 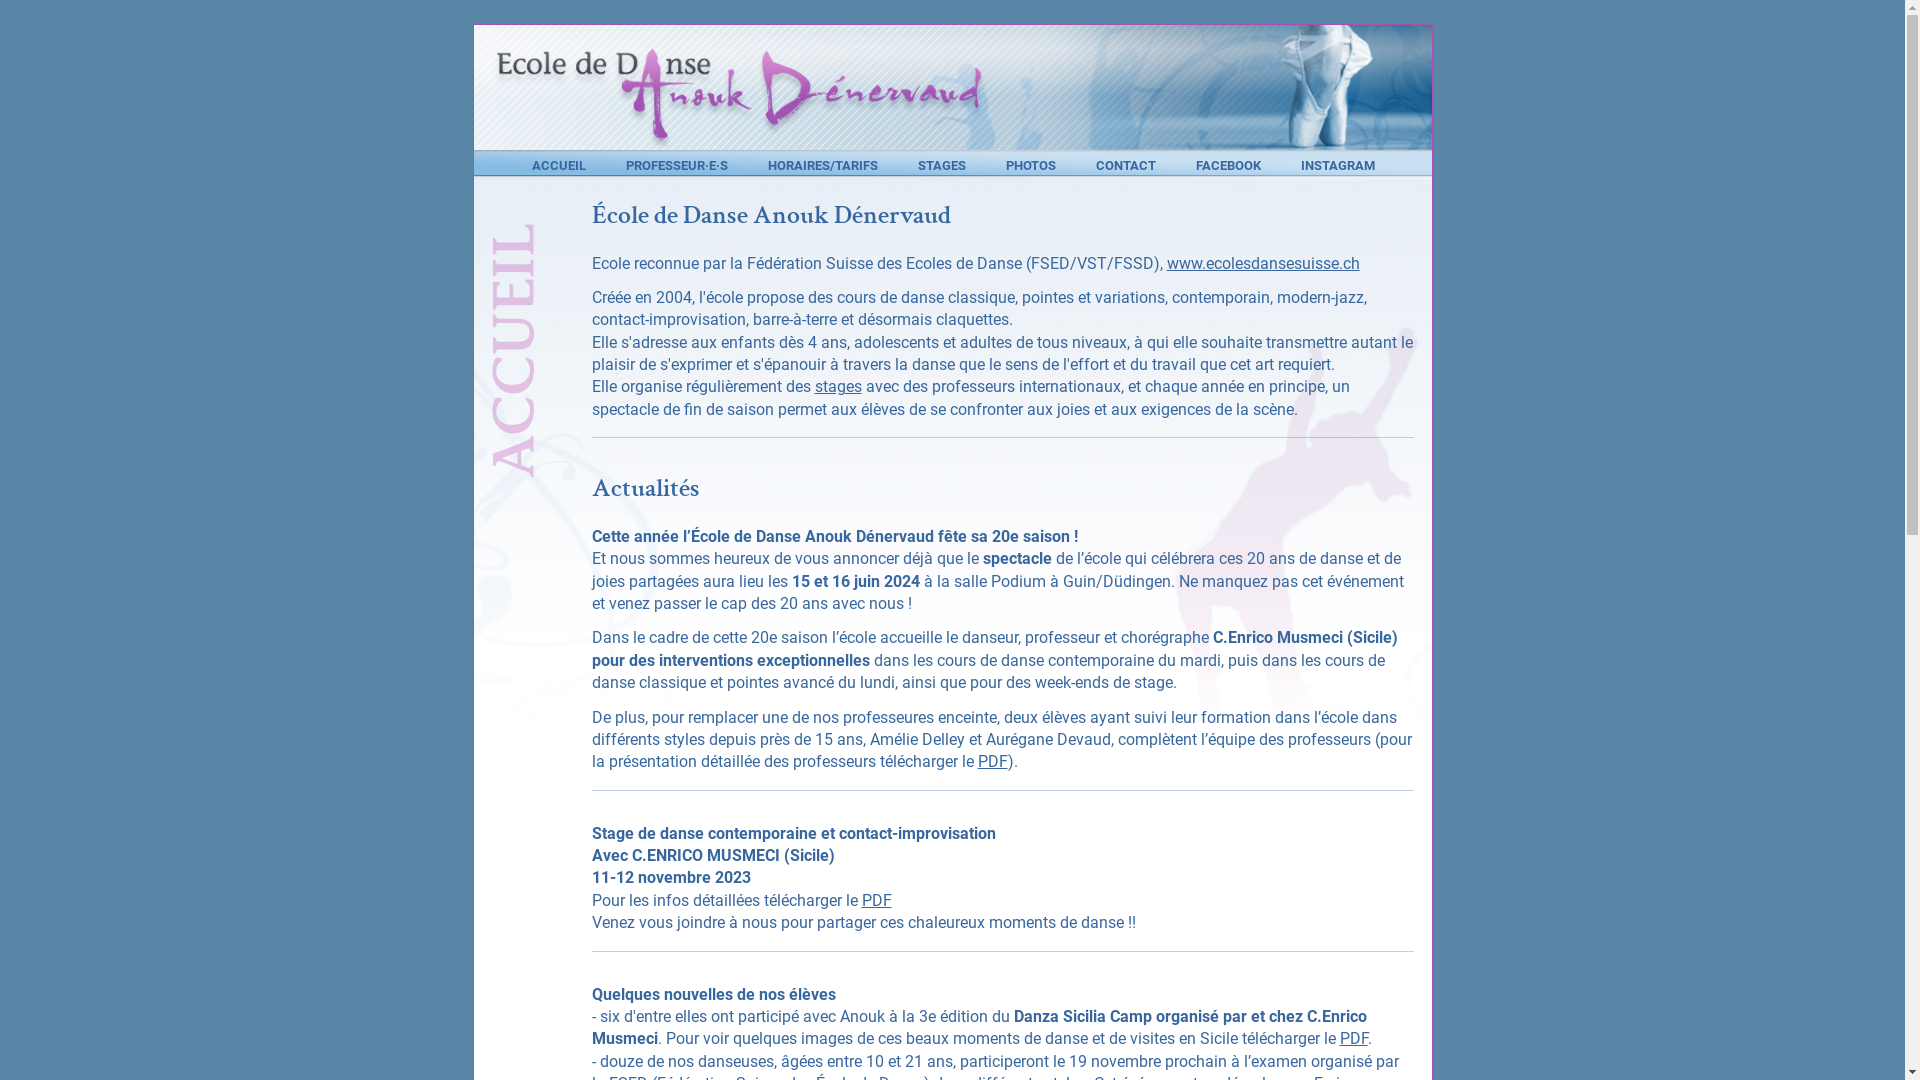 What do you see at coordinates (1353, 1037) in the screenshot?
I see `'PDF'` at bounding box center [1353, 1037].